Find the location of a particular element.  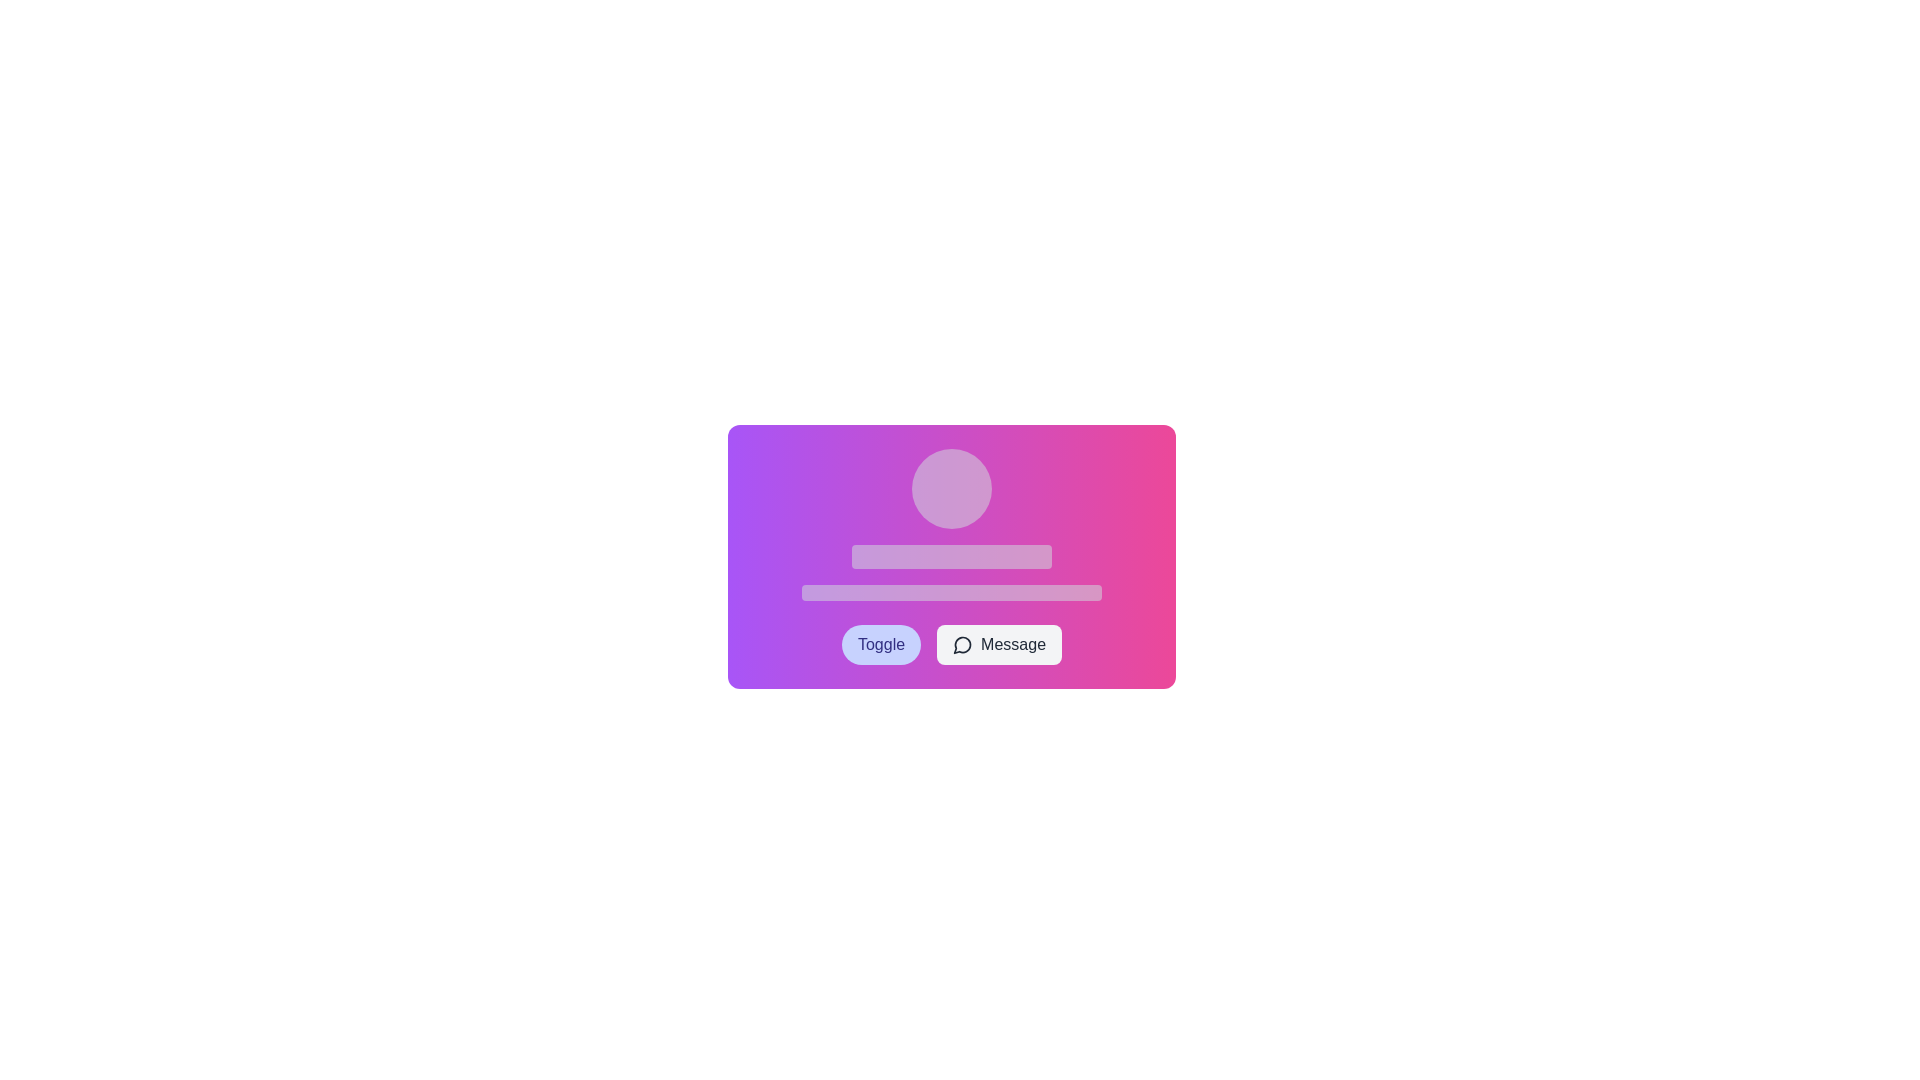

the speech bubble icon, which is a small, stylized SVG vector graphic with a circular outline and a tapering tail, located within a card-like component in the lower section of the interface is located at coordinates (962, 645).